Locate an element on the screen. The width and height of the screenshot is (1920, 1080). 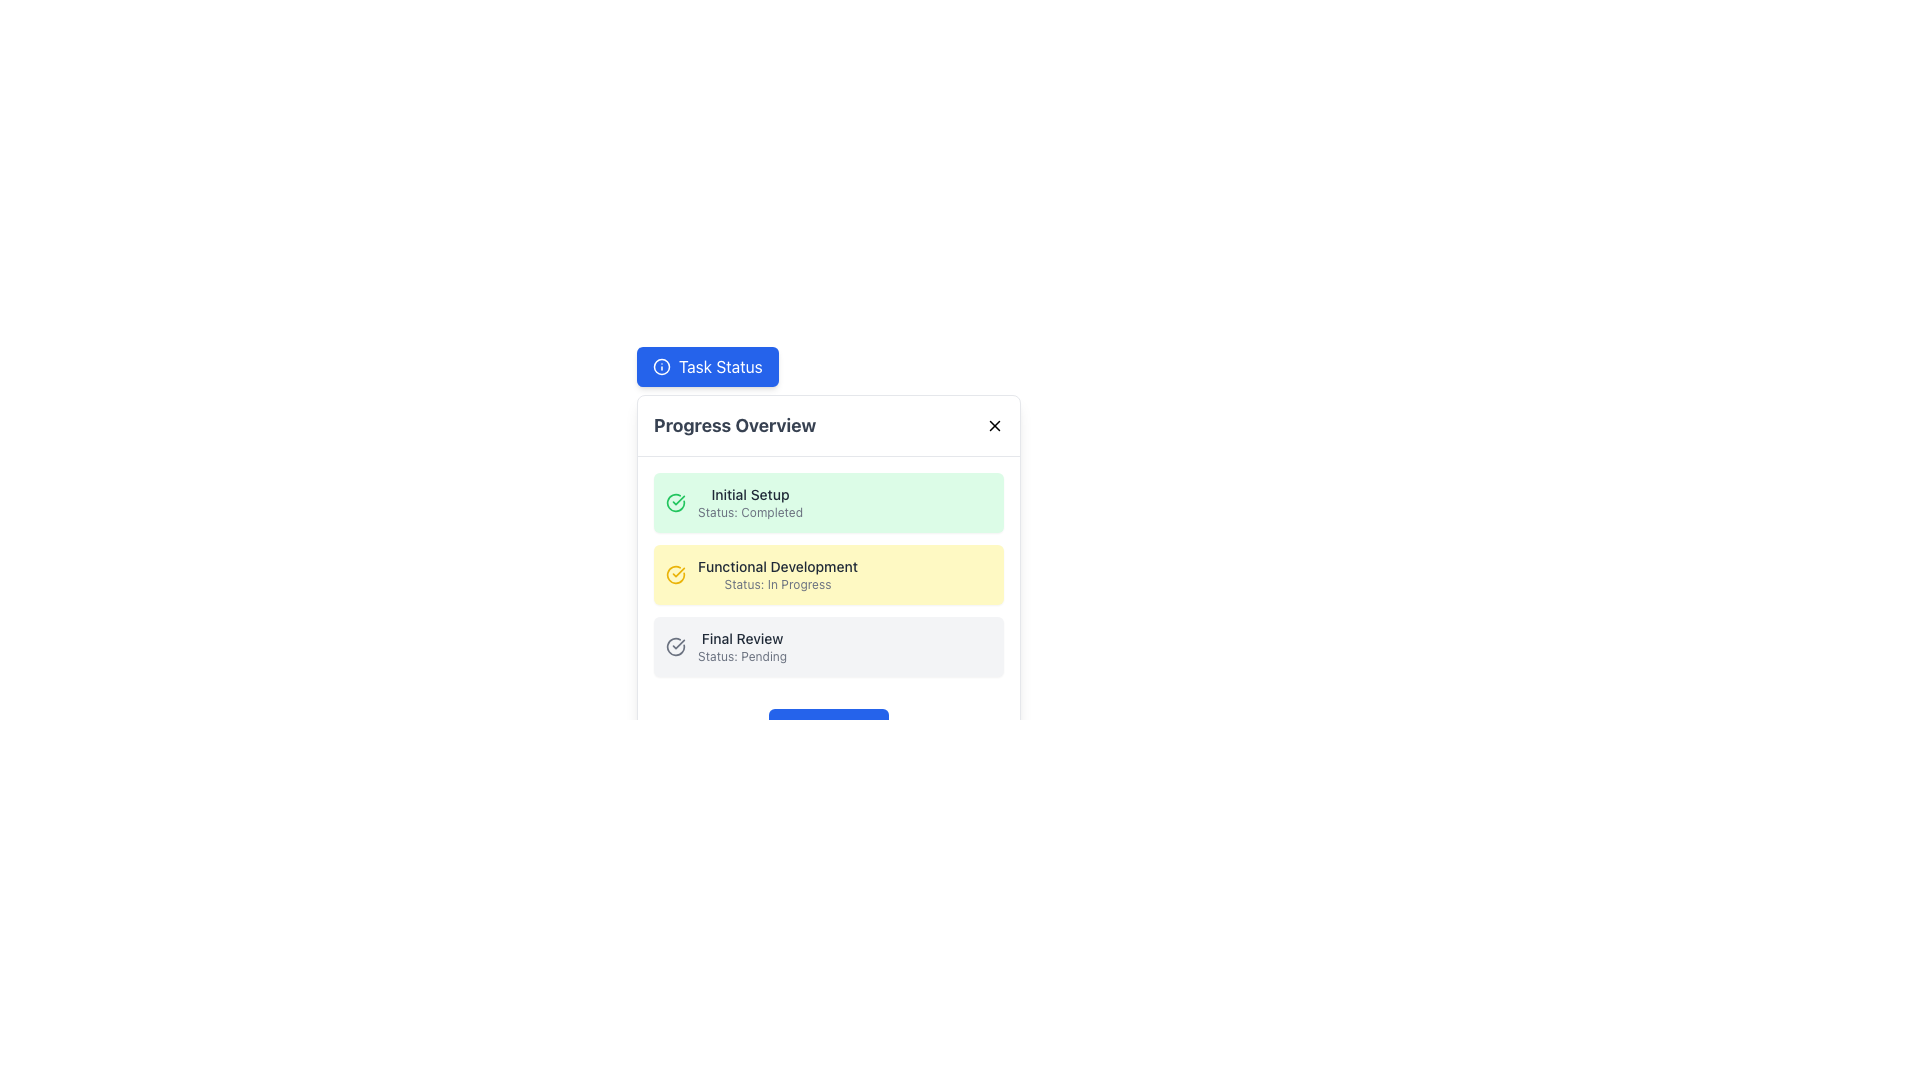
the text label indicating the progress status of the 'Functional Development' section, which is located beneath the corresponding title in a vertical list of status sections is located at coordinates (776, 585).